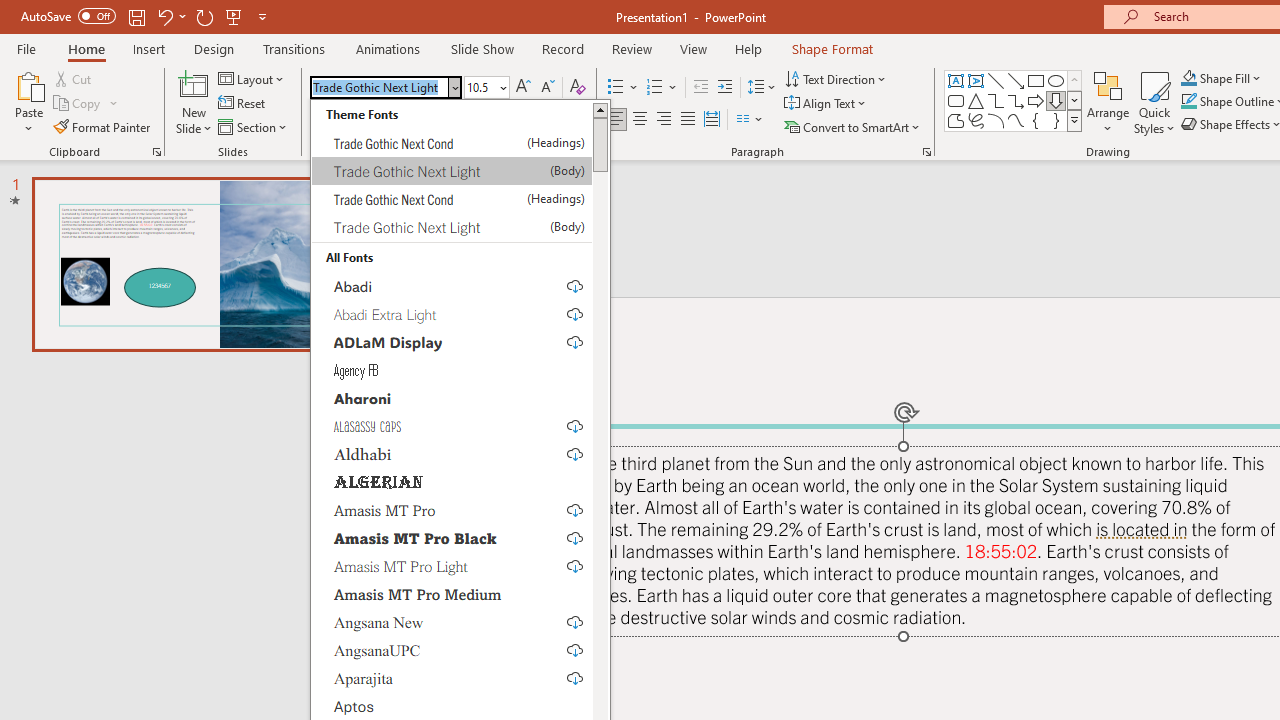 This screenshot has height=720, width=1280. What do you see at coordinates (193, 84) in the screenshot?
I see `'New Slide'` at bounding box center [193, 84].